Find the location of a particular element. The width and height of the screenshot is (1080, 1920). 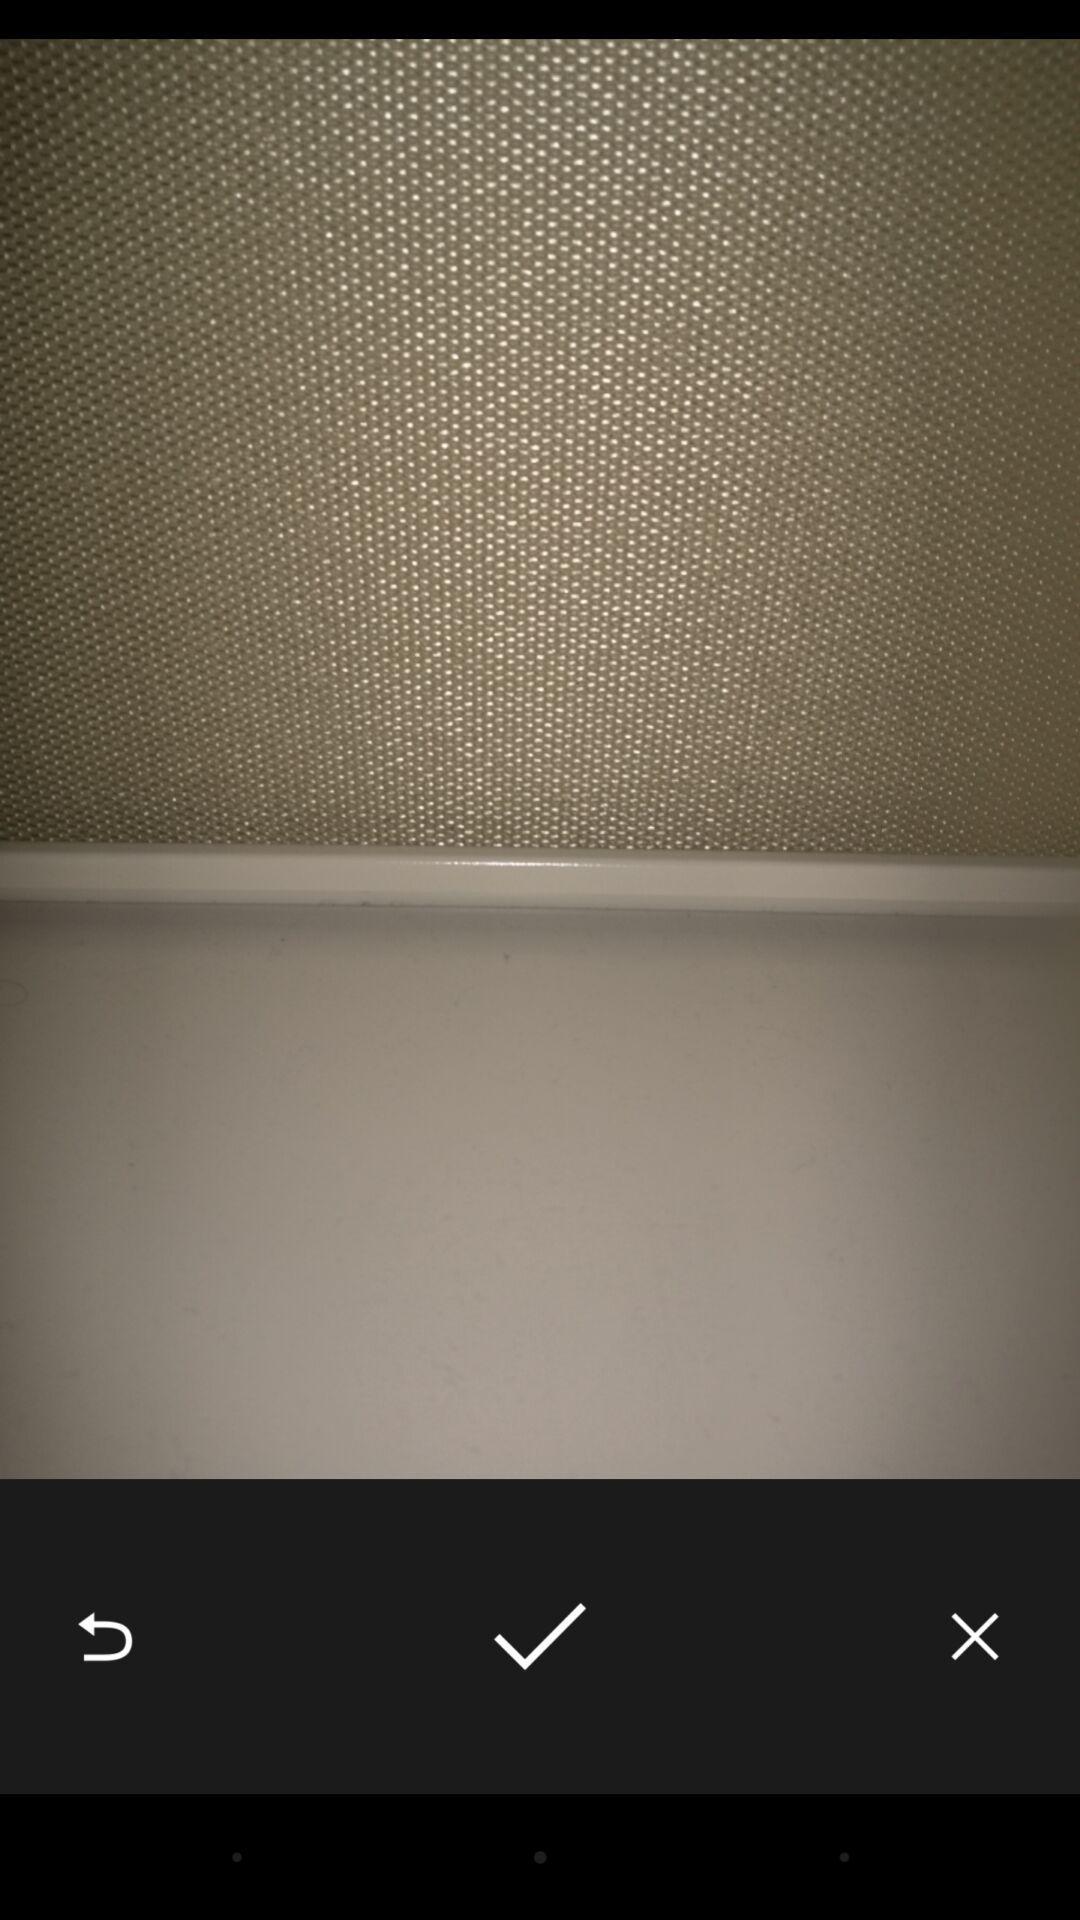

item at the bottom right corner is located at coordinates (974, 1636).